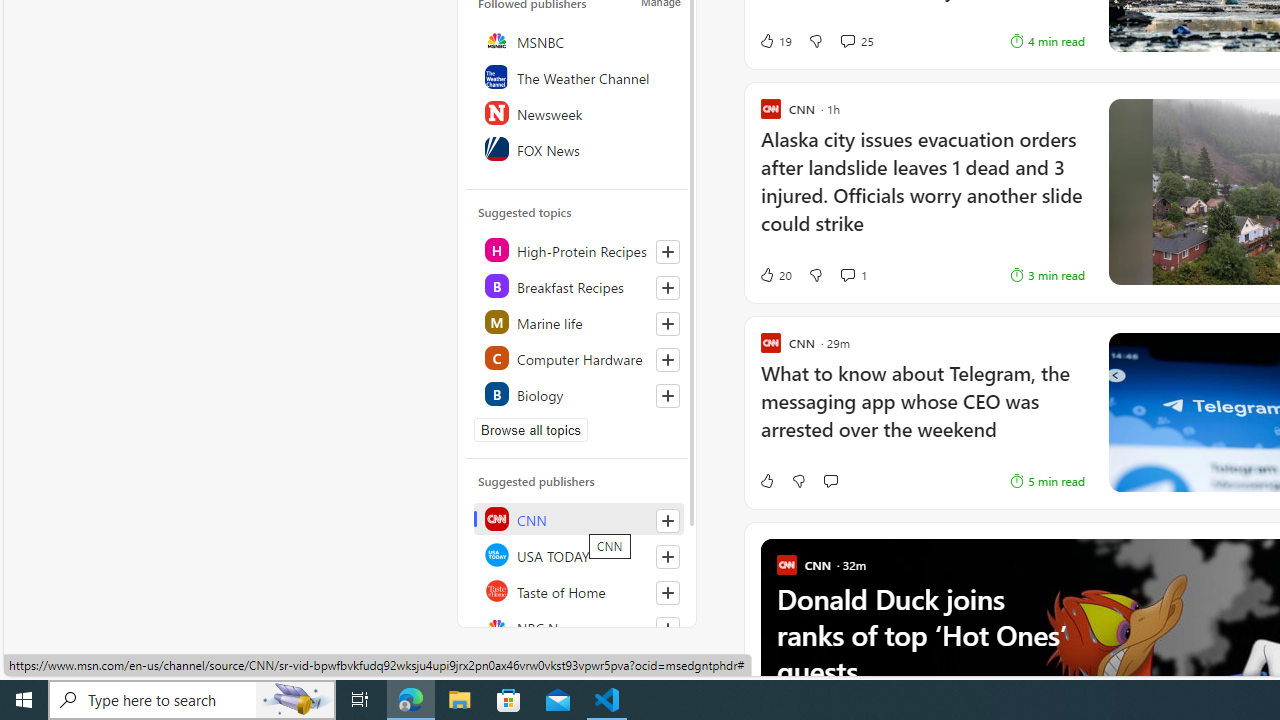 Image resolution: width=1280 pixels, height=720 pixels. Describe the element at coordinates (577, 518) in the screenshot. I see `'CNN'` at that location.